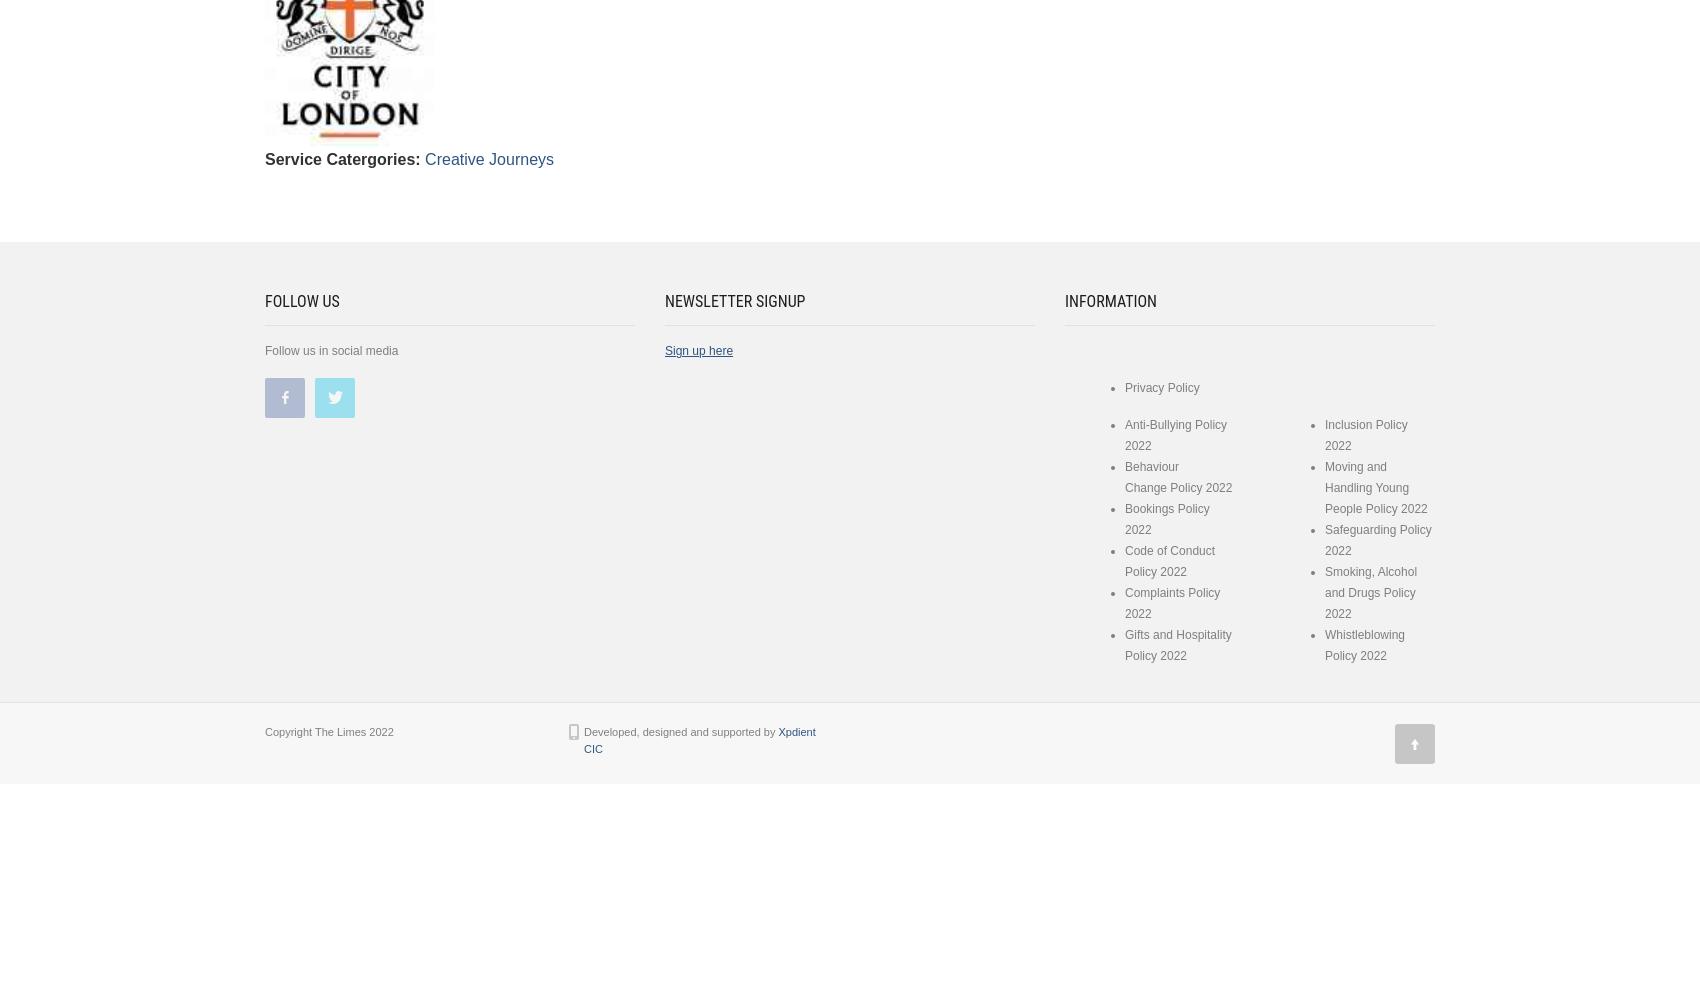  What do you see at coordinates (1171, 602) in the screenshot?
I see `'Complaints Policy 2022'` at bounding box center [1171, 602].